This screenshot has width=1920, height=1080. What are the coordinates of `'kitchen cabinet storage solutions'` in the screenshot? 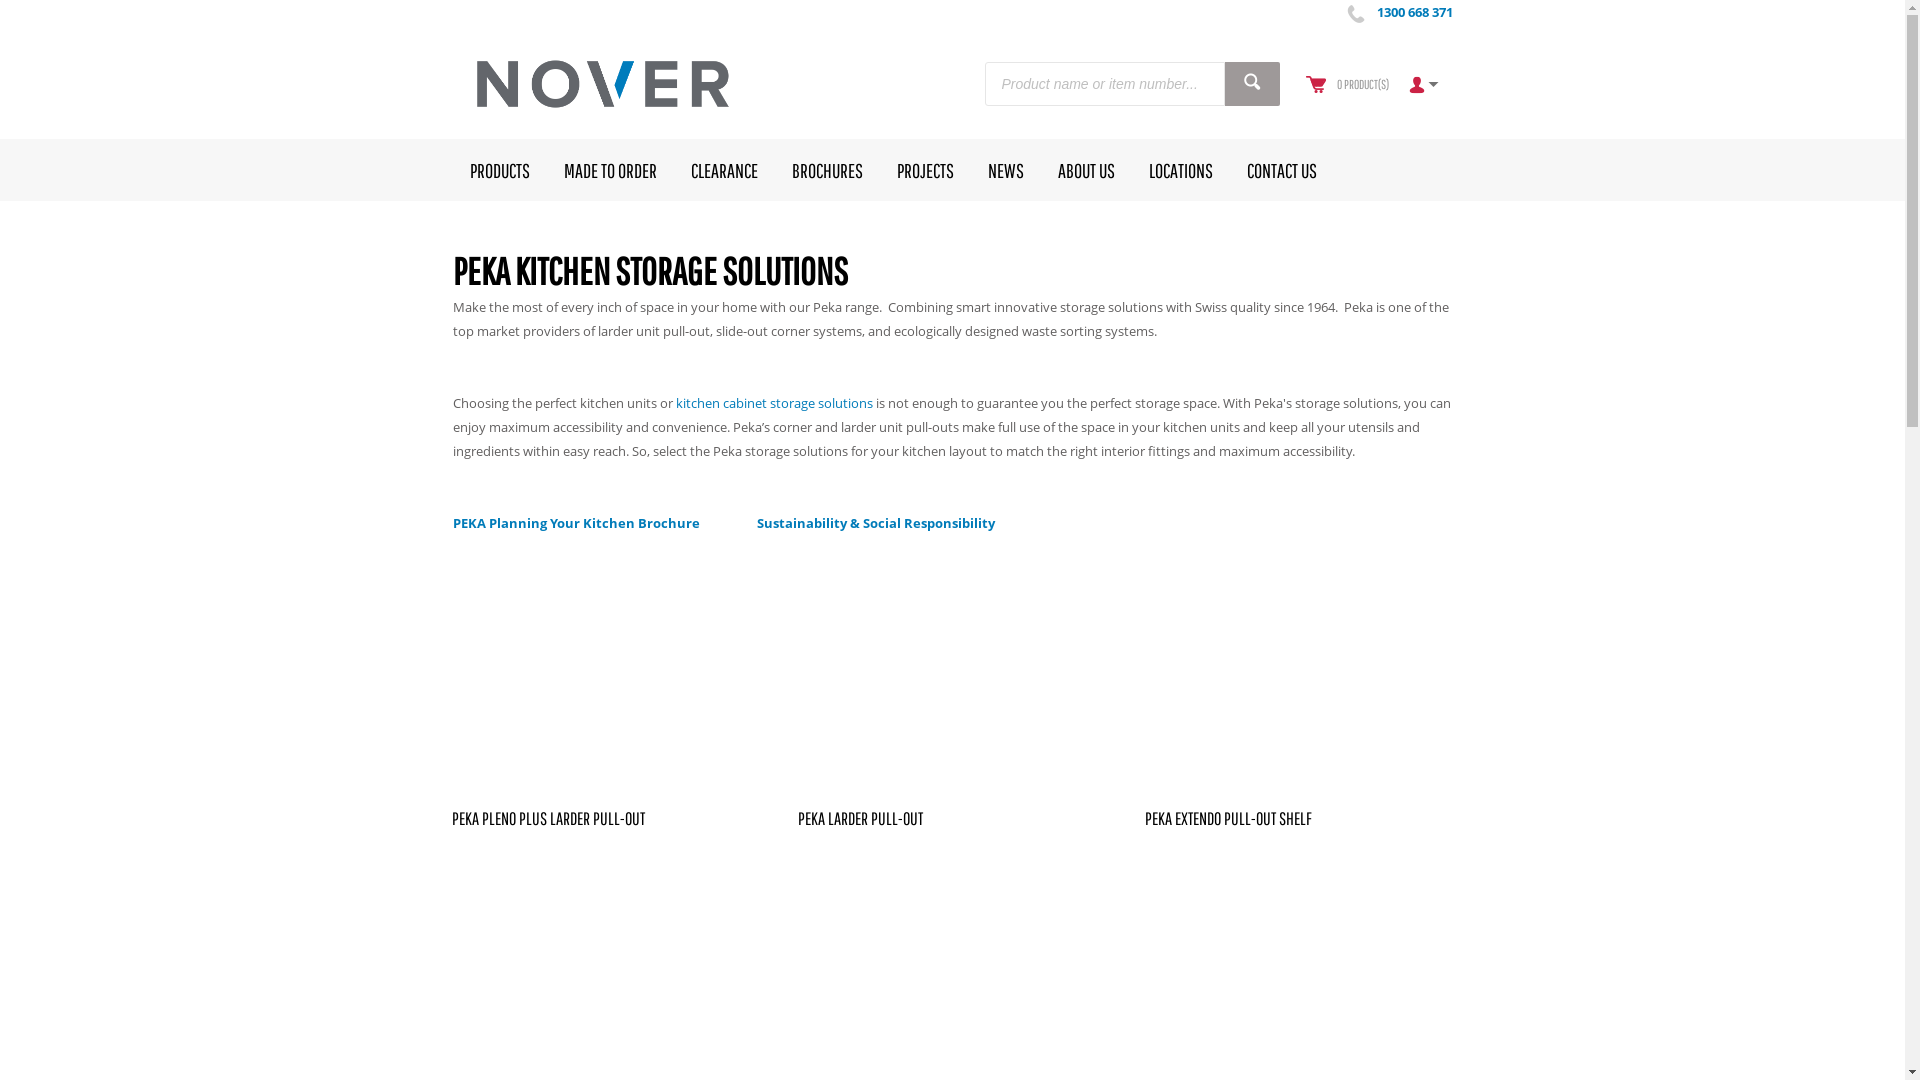 It's located at (773, 402).